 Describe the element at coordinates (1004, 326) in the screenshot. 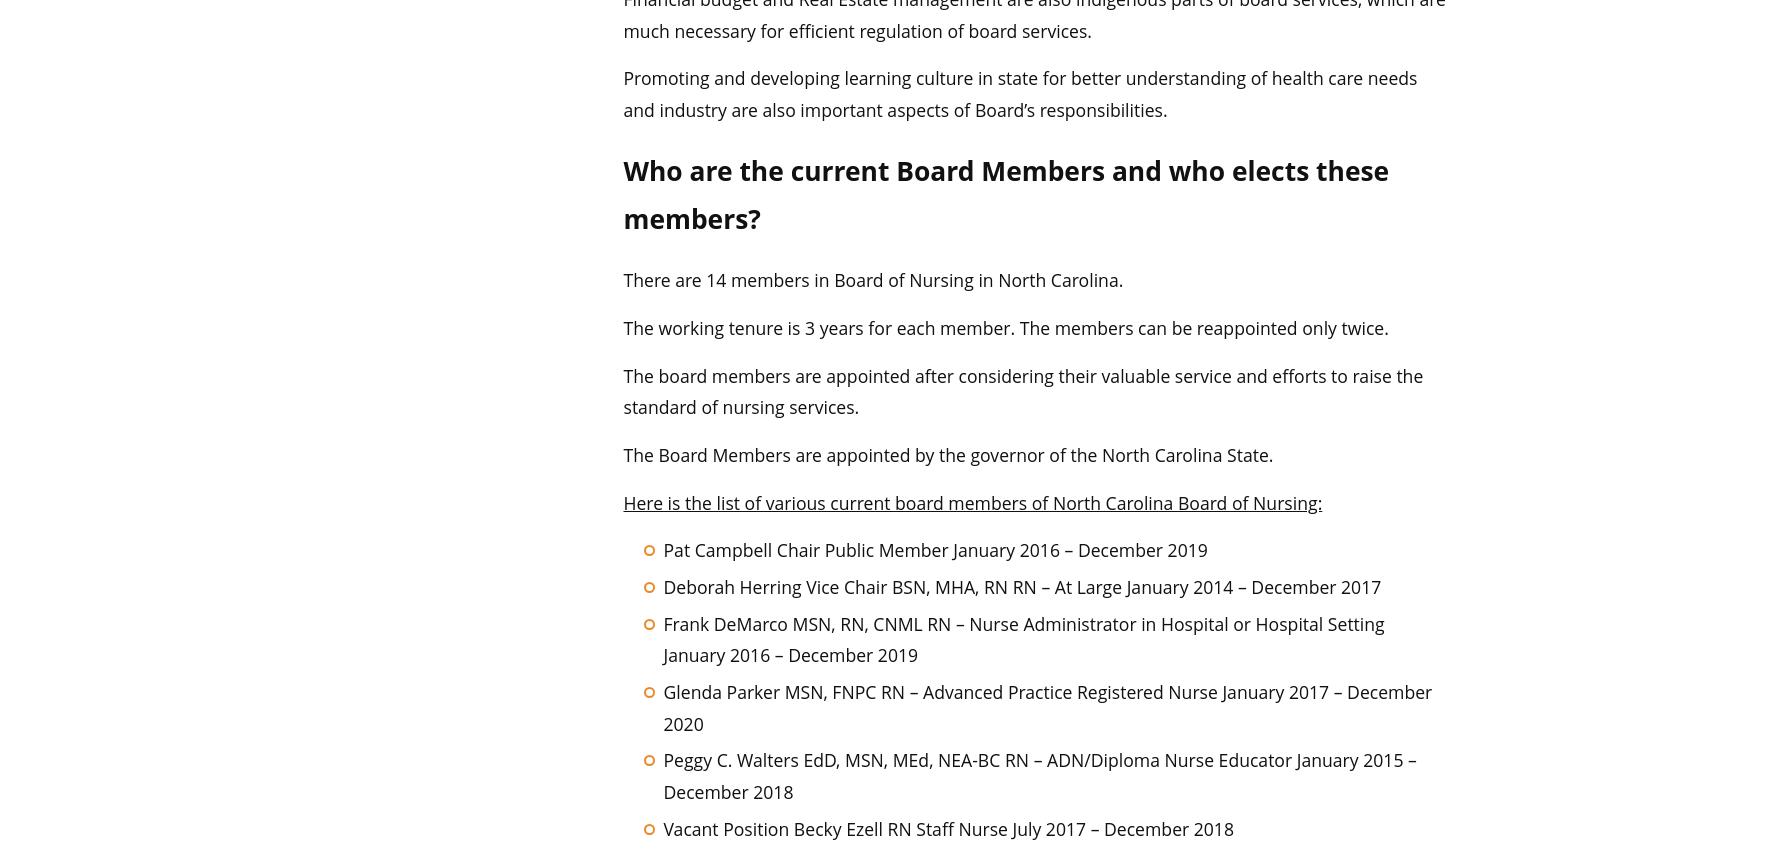

I see `'The working tenure is 3 years for each member. The members can be reappointed only twice.'` at that location.